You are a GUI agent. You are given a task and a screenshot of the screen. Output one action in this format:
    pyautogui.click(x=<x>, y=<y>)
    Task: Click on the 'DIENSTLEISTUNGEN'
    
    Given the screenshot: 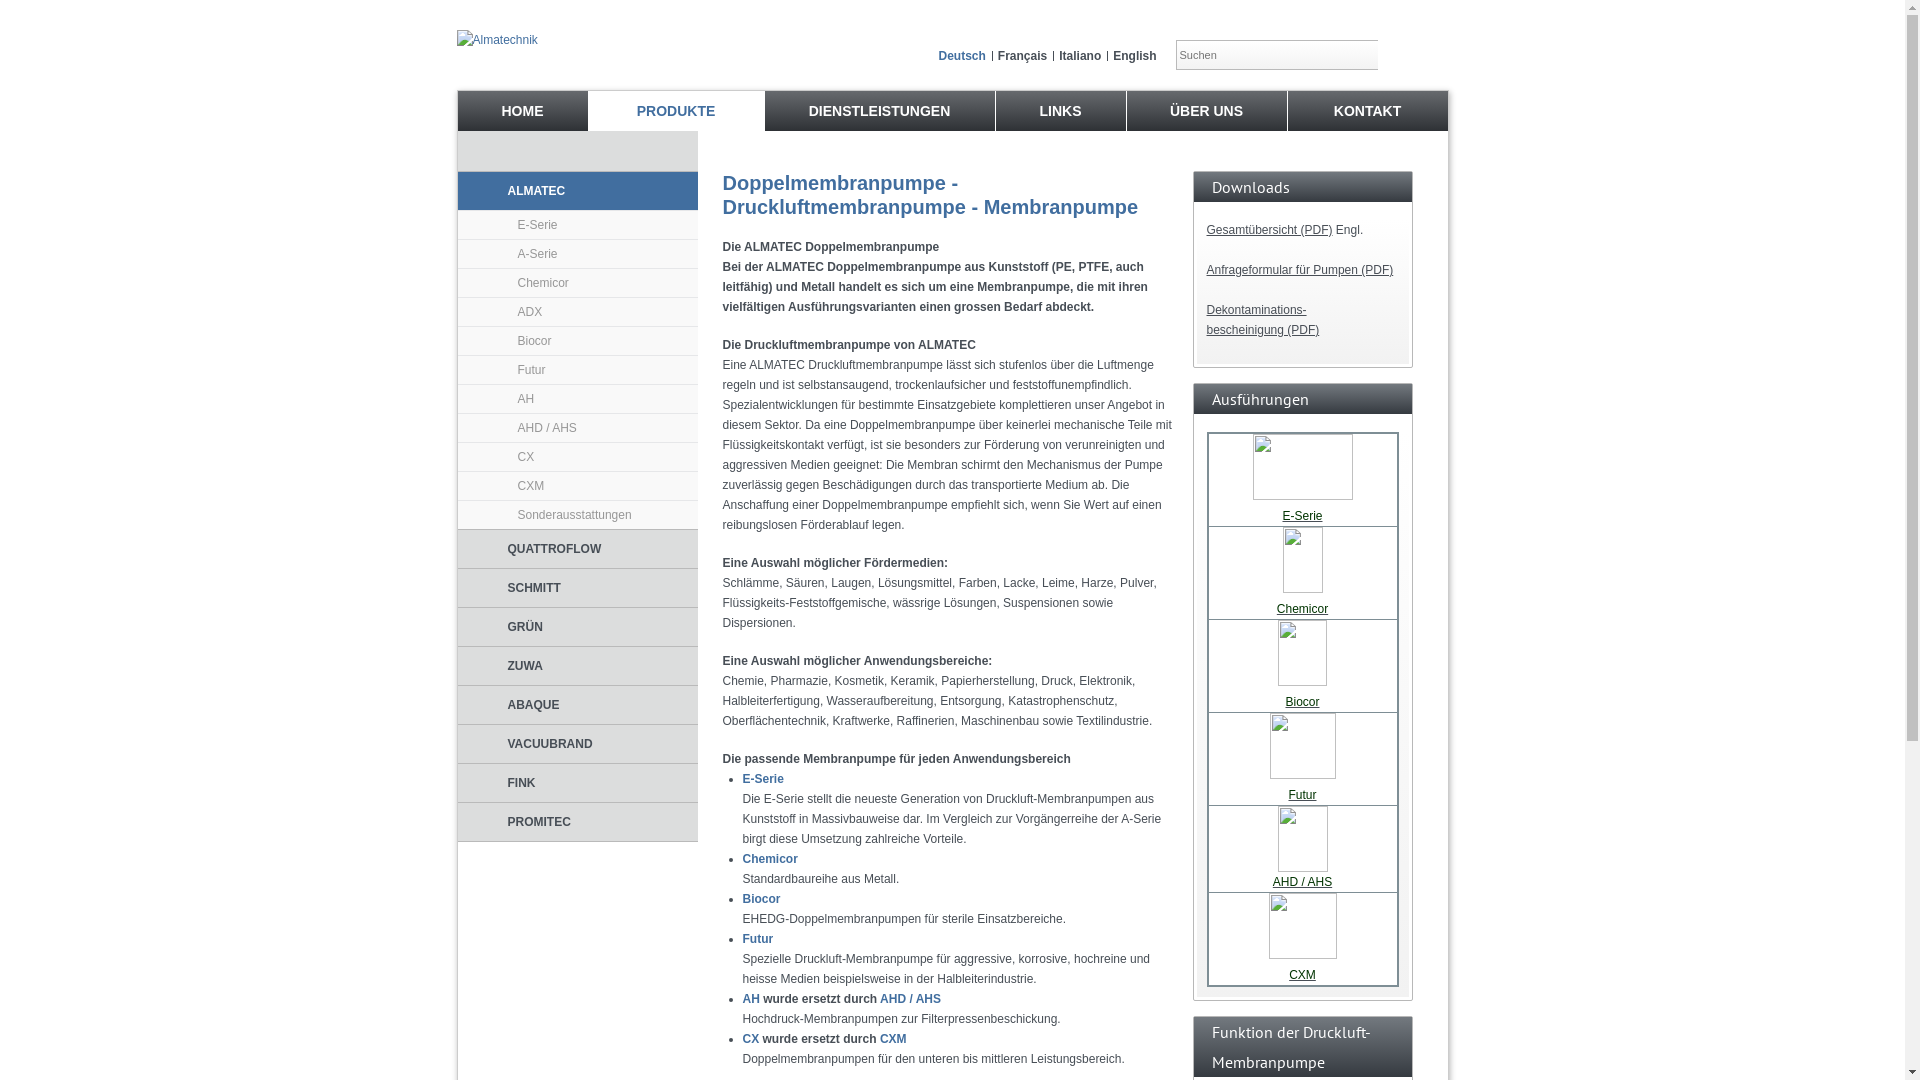 What is the action you would take?
    pyautogui.click(x=878, y=111)
    